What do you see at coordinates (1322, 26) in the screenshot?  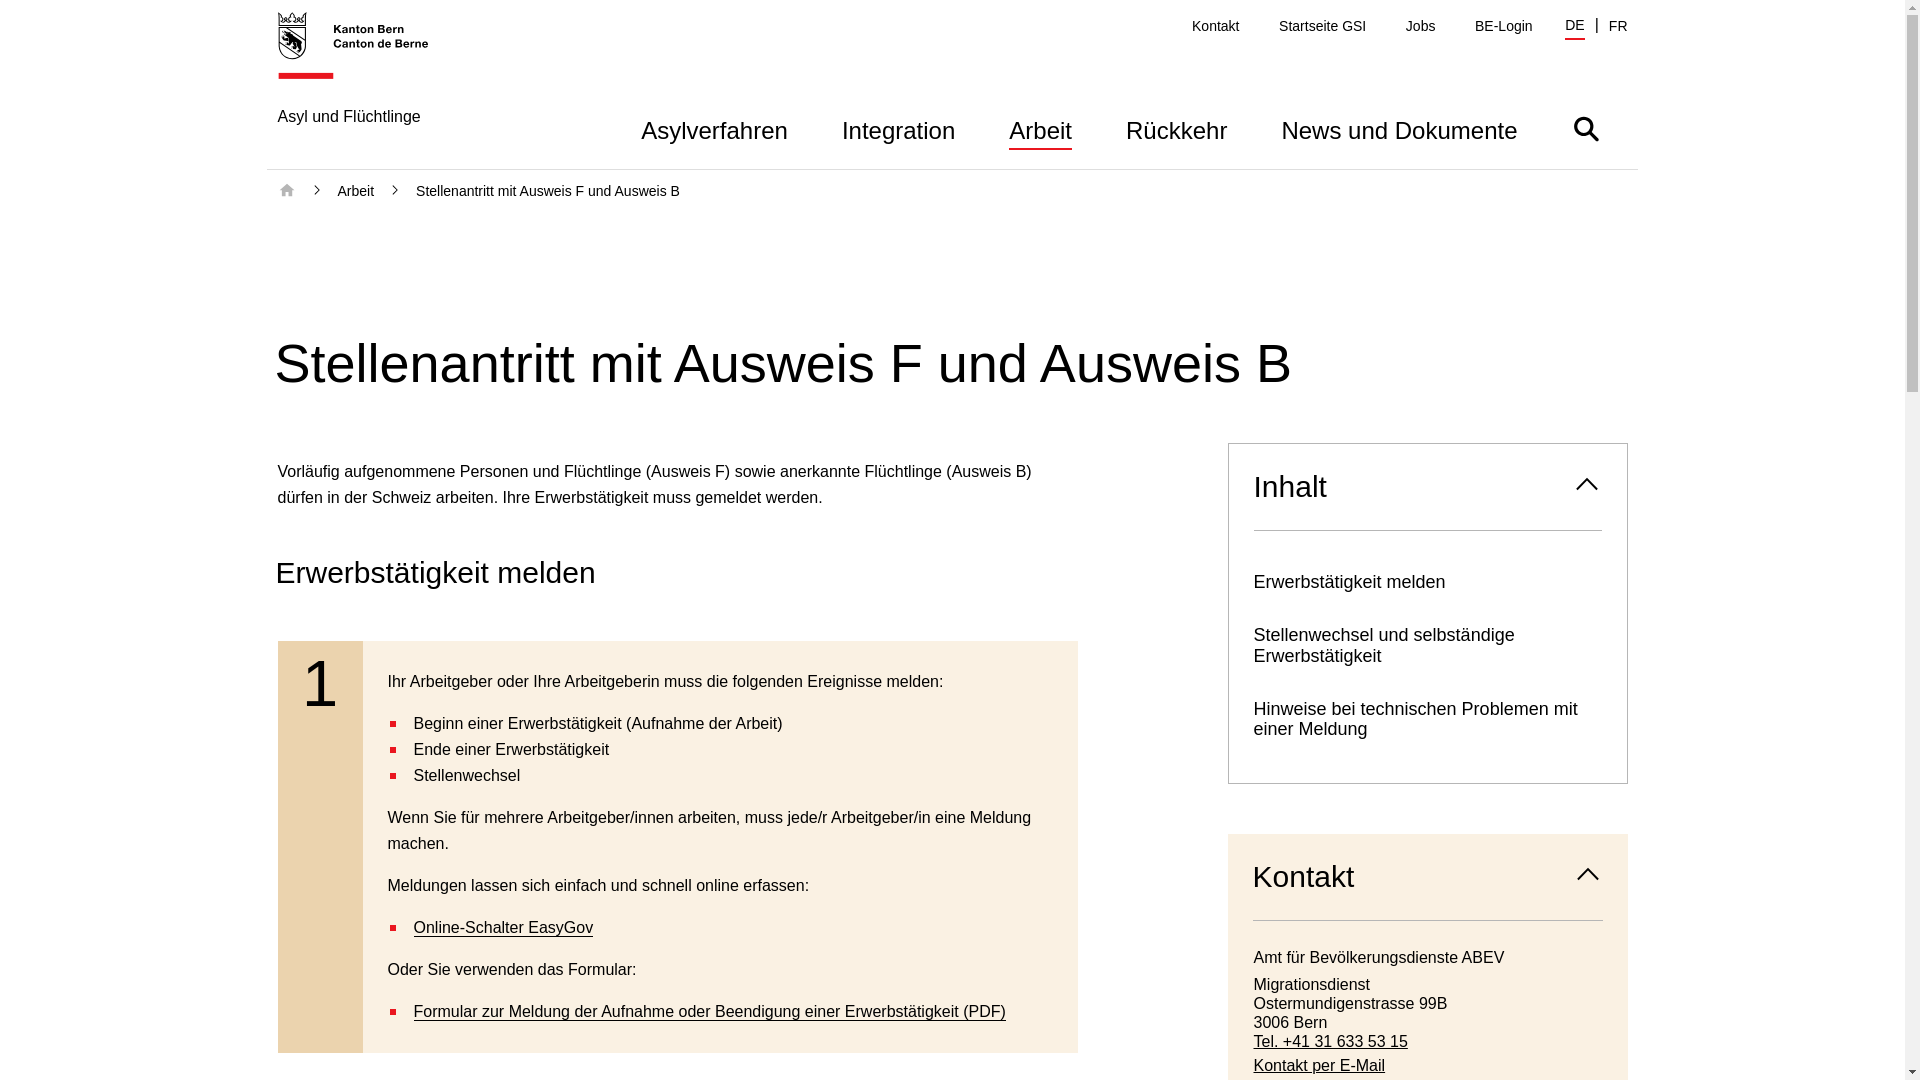 I see `'Startseite GSI'` at bounding box center [1322, 26].